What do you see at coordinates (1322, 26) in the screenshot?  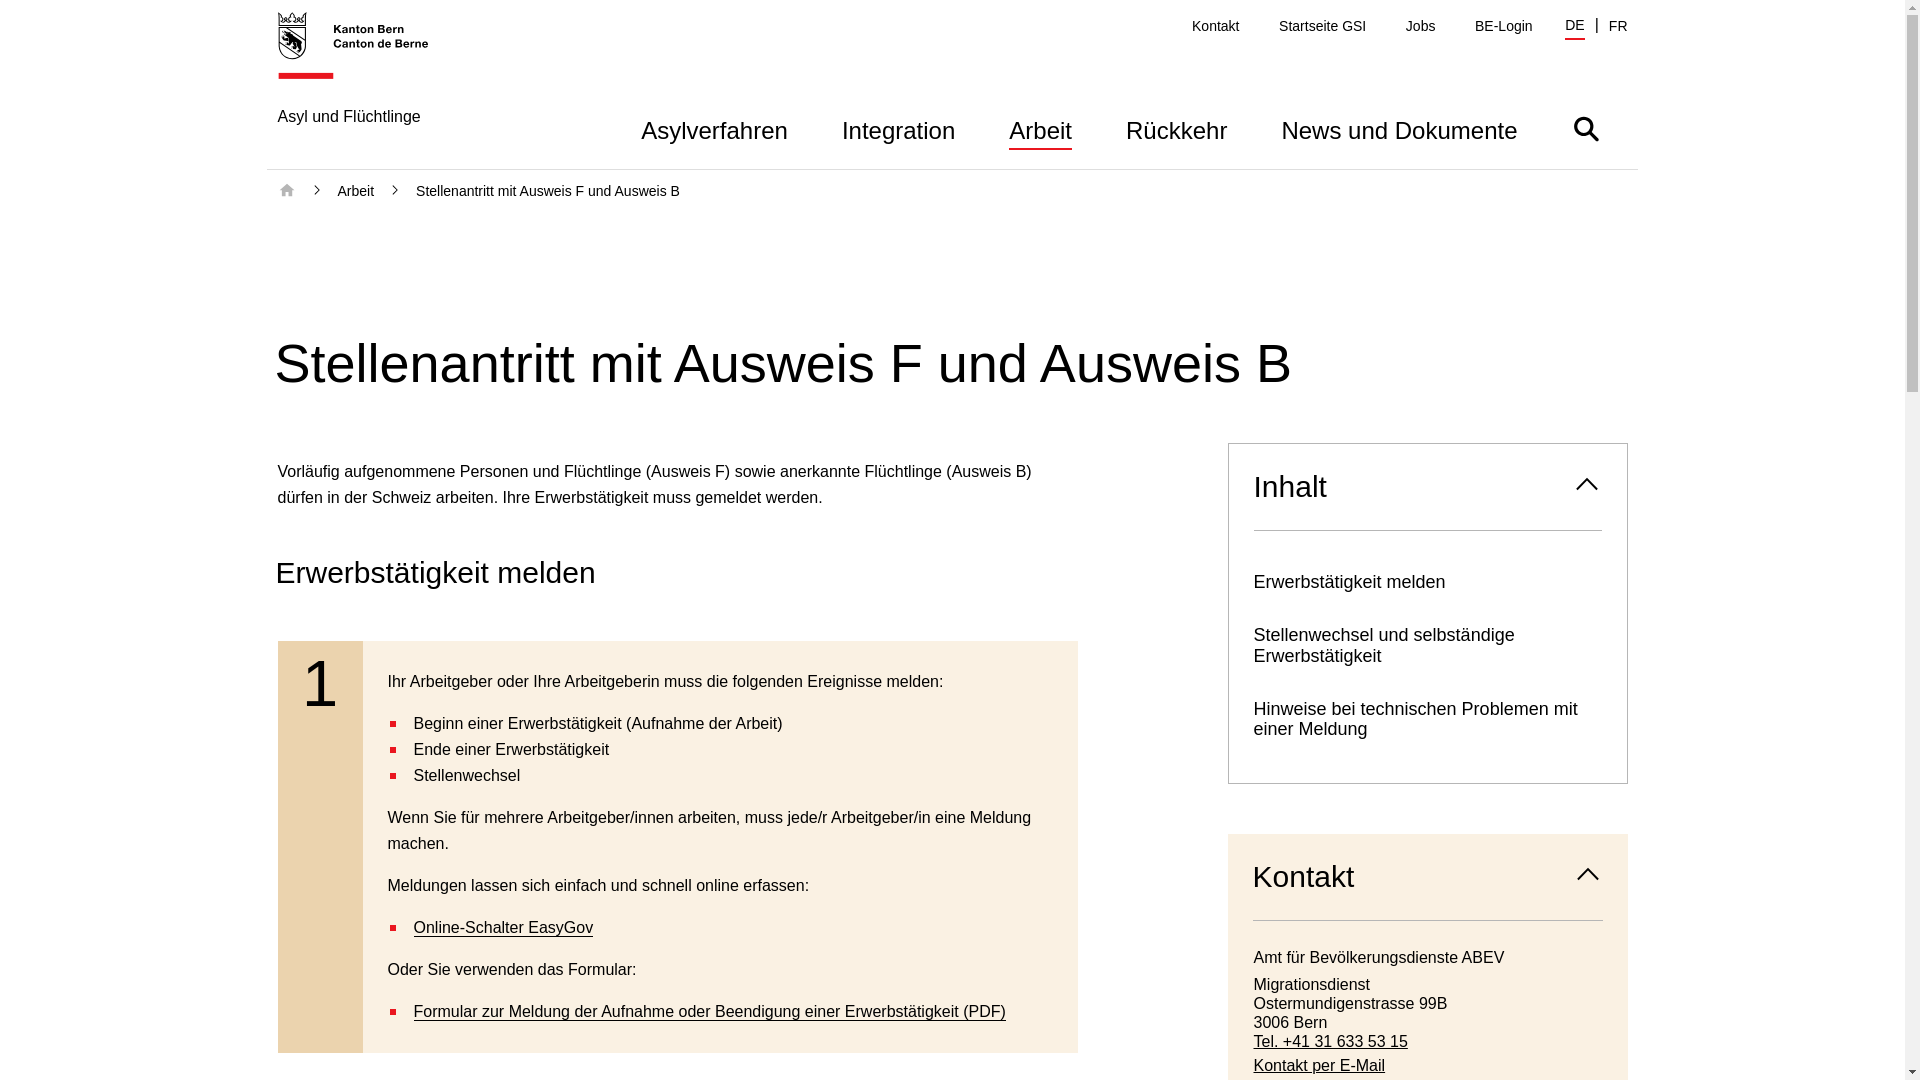 I see `'Startseite GSI'` at bounding box center [1322, 26].